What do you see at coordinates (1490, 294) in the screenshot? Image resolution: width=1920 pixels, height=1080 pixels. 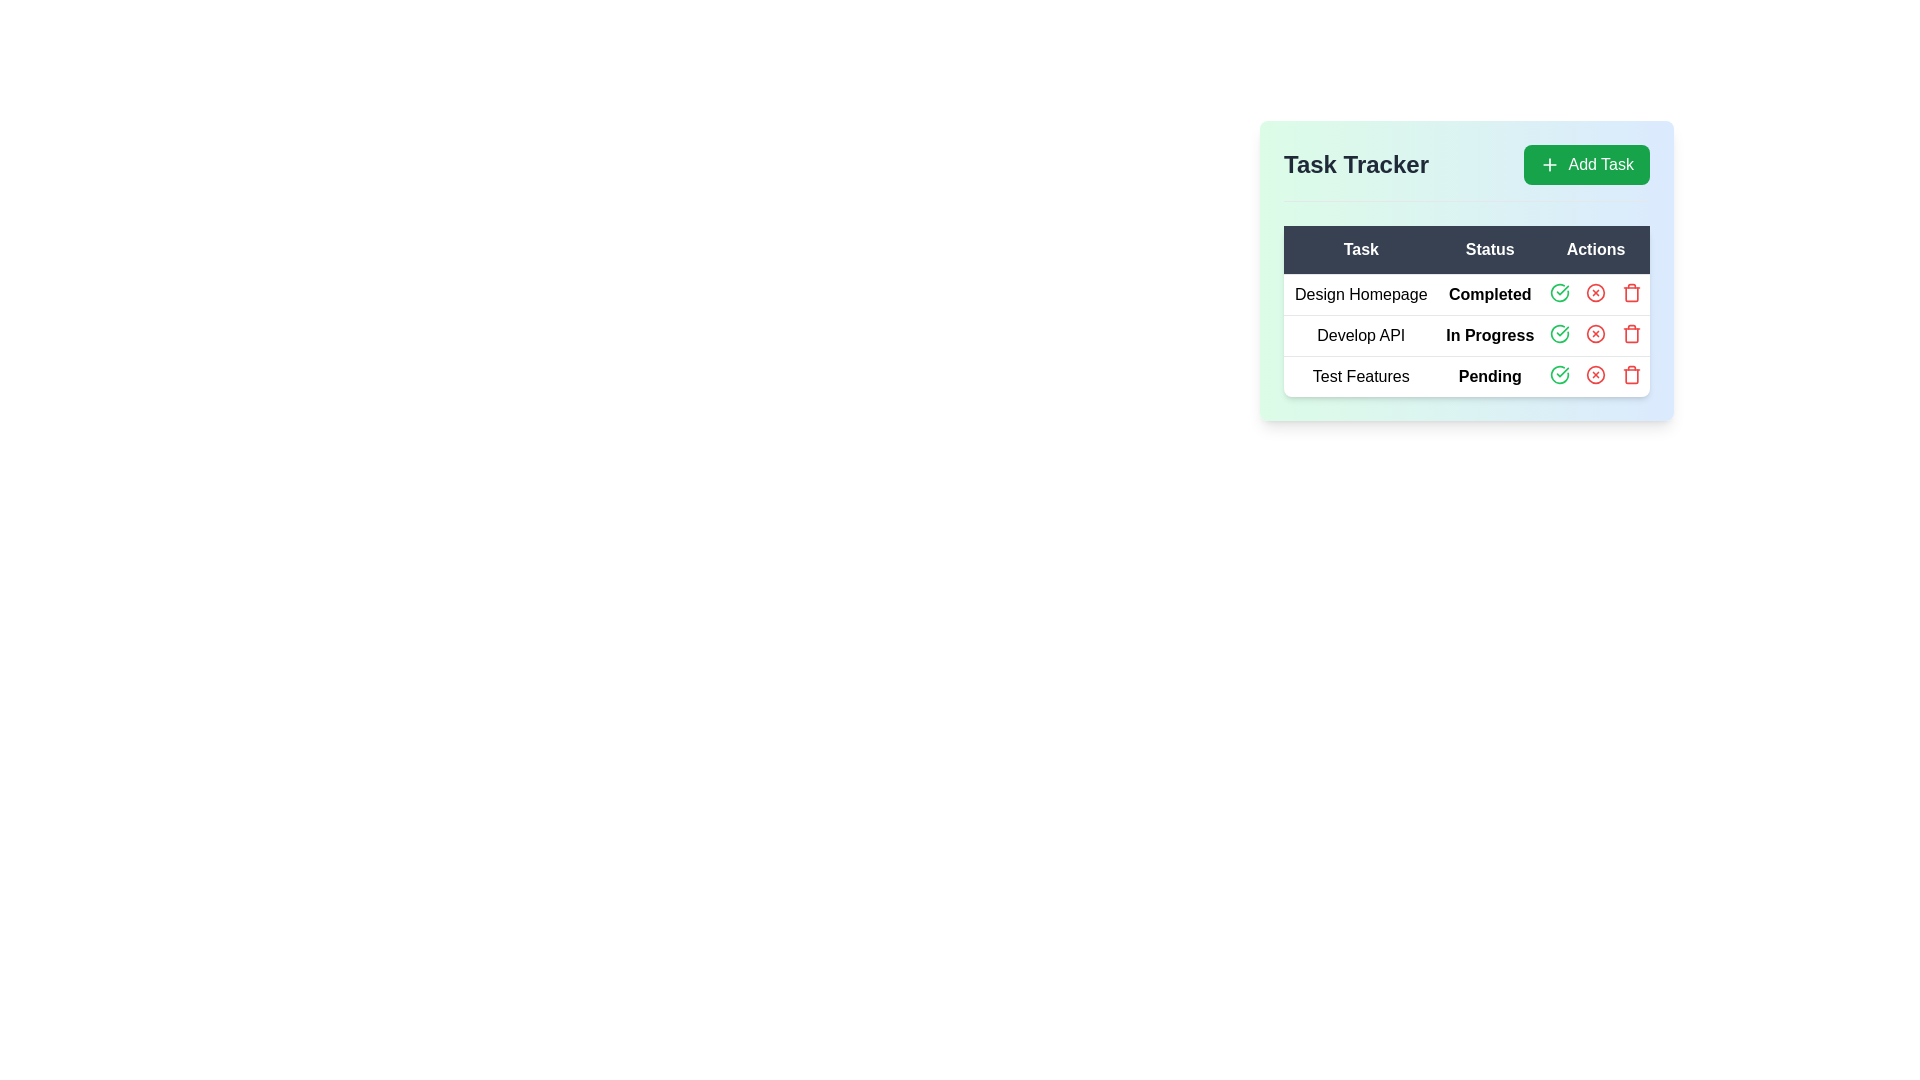 I see `the non-interactive status label displaying 'Completed' for the 'Design Homepage' task located in the 'Status' column` at bounding box center [1490, 294].